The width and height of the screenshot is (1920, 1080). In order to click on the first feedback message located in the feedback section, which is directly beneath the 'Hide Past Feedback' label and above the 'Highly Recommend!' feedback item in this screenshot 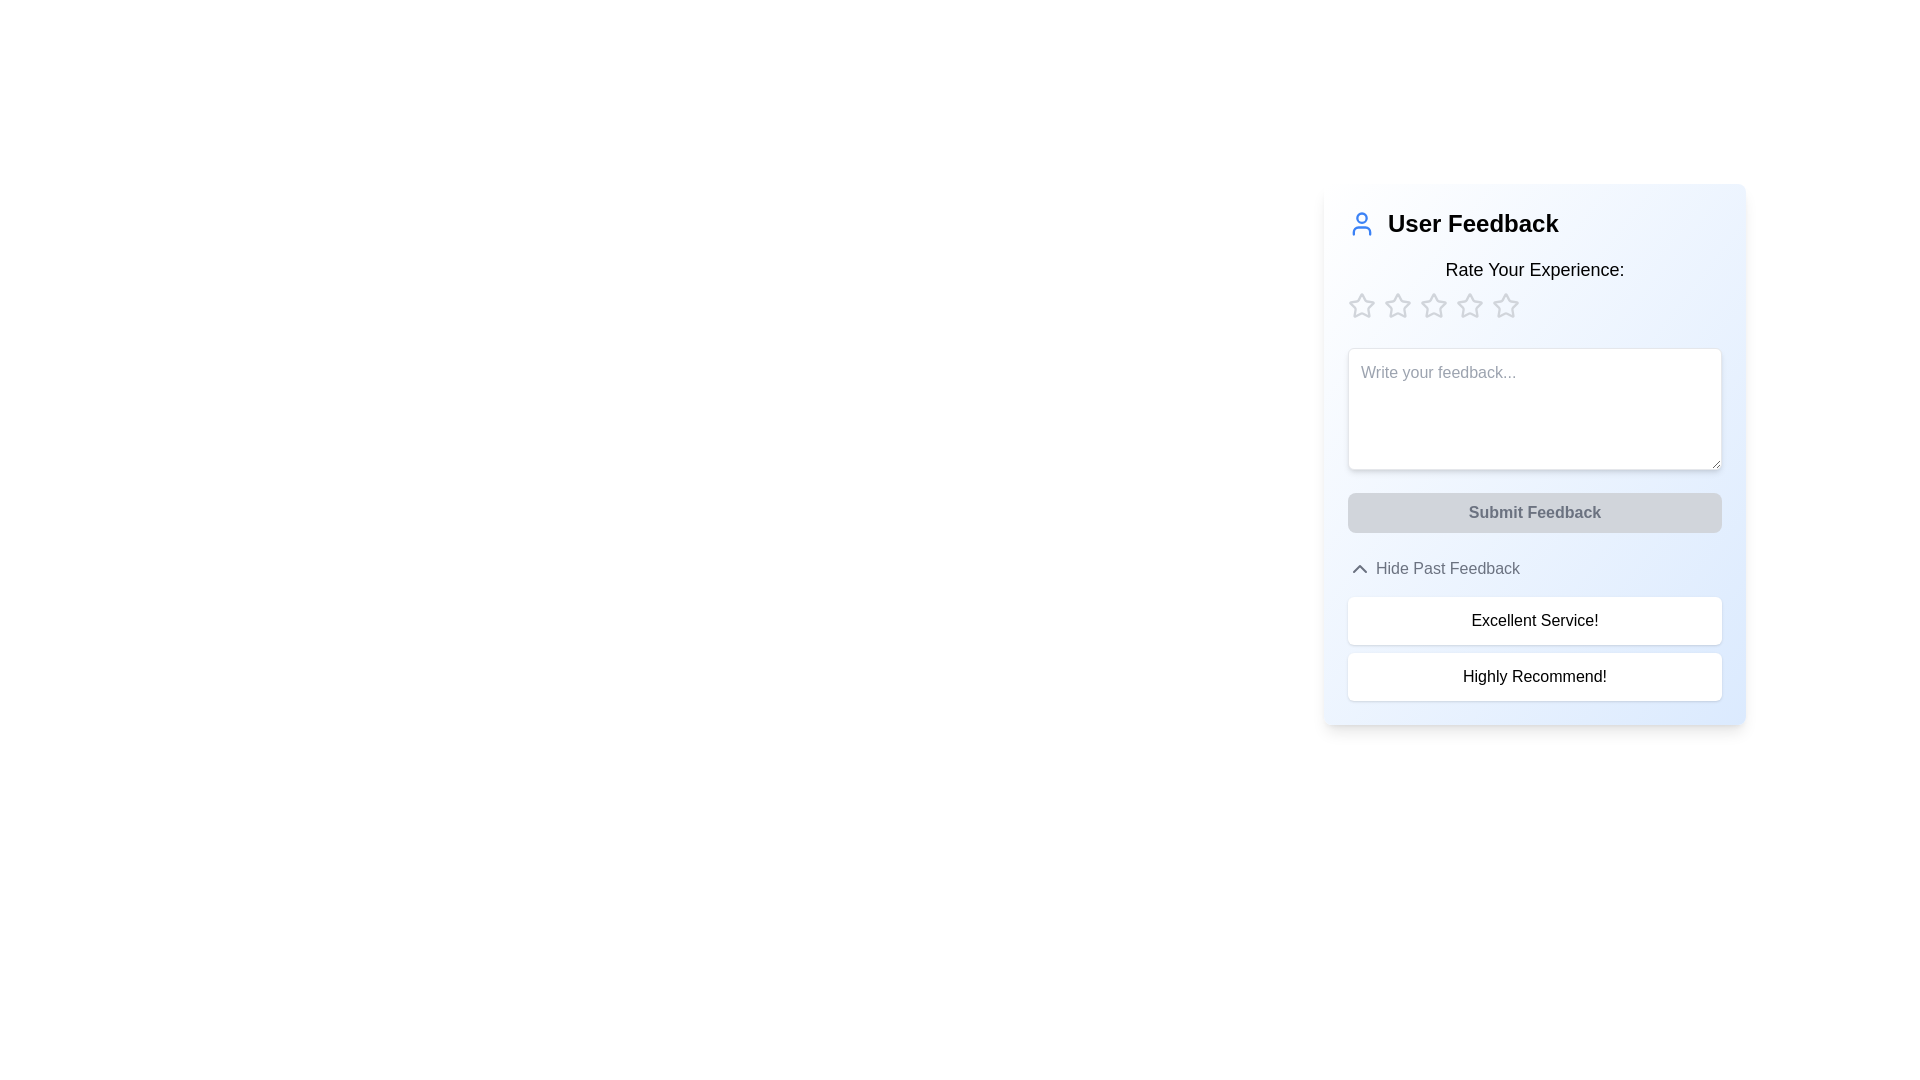, I will do `click(1534, 620)`.